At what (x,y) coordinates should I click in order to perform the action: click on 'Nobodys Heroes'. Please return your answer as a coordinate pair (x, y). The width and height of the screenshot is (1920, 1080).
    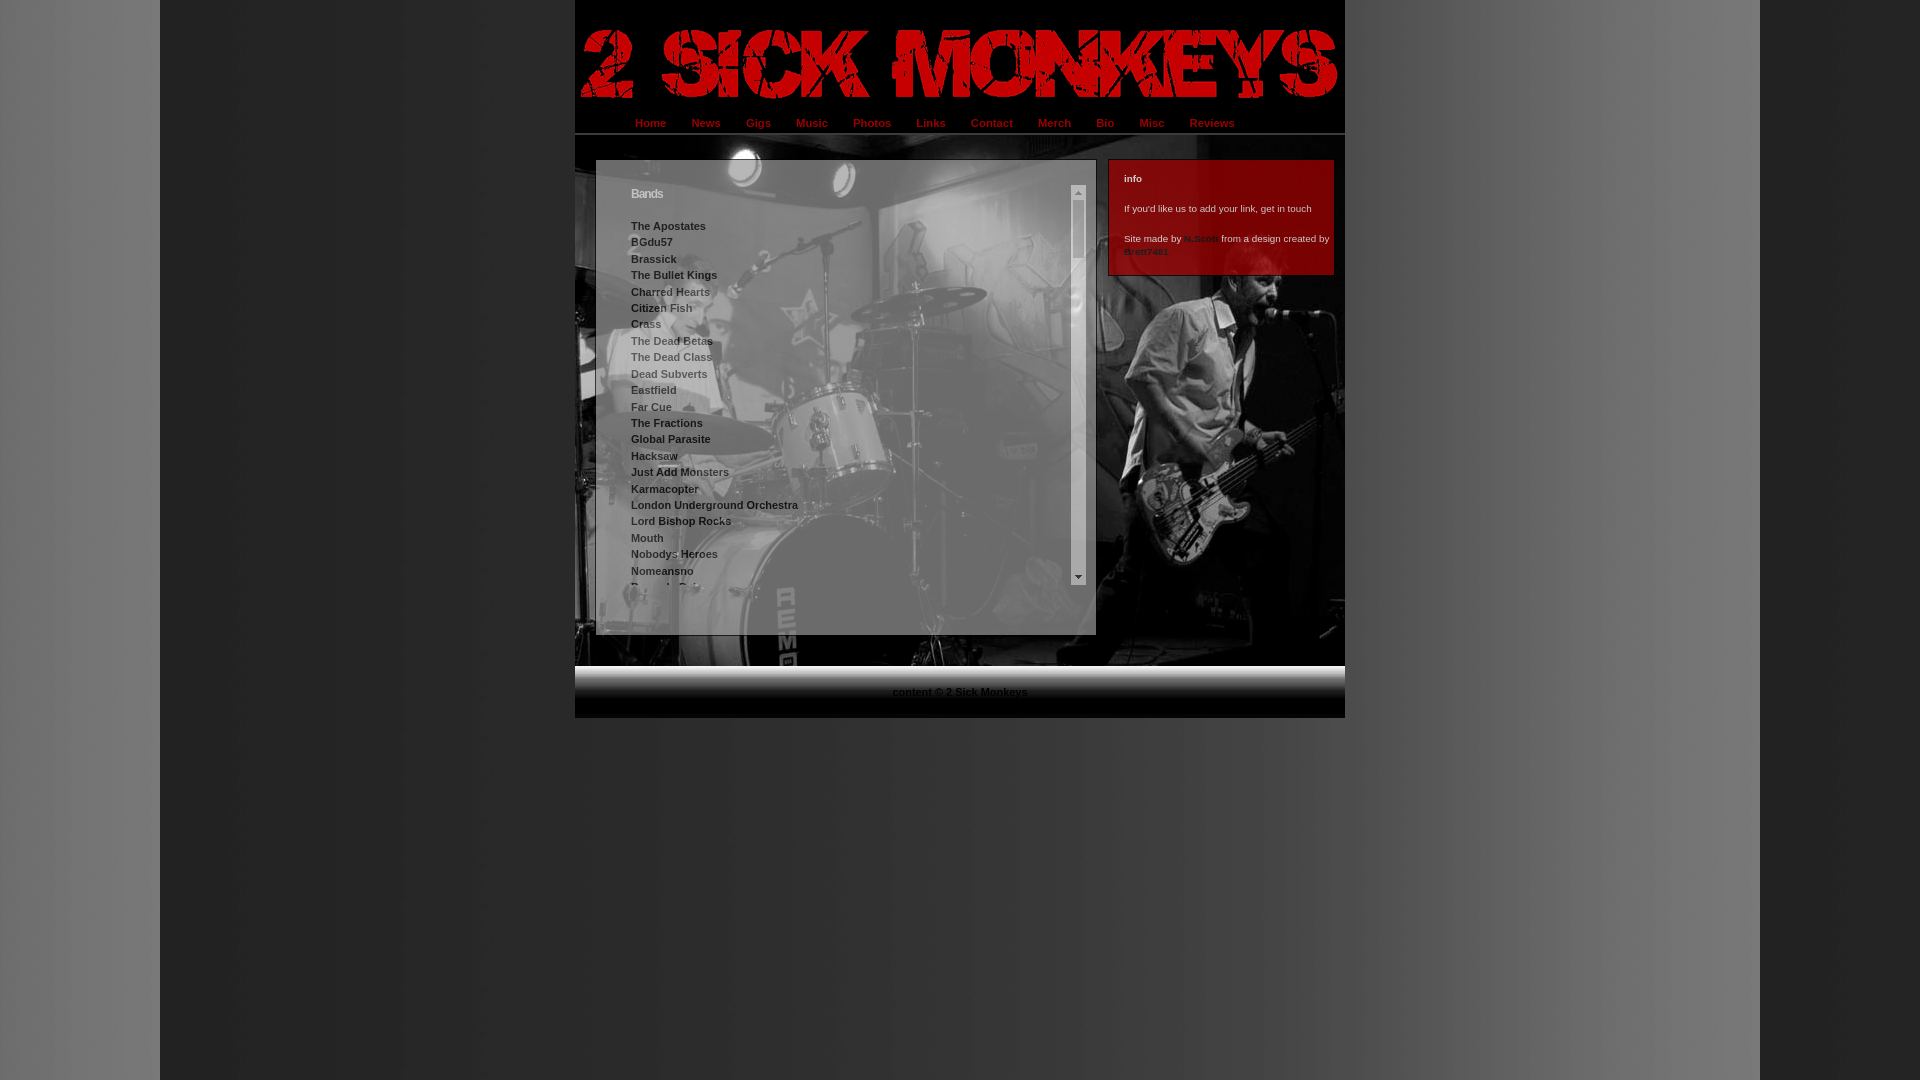
    Looking at the image, I should click on (674, 554).